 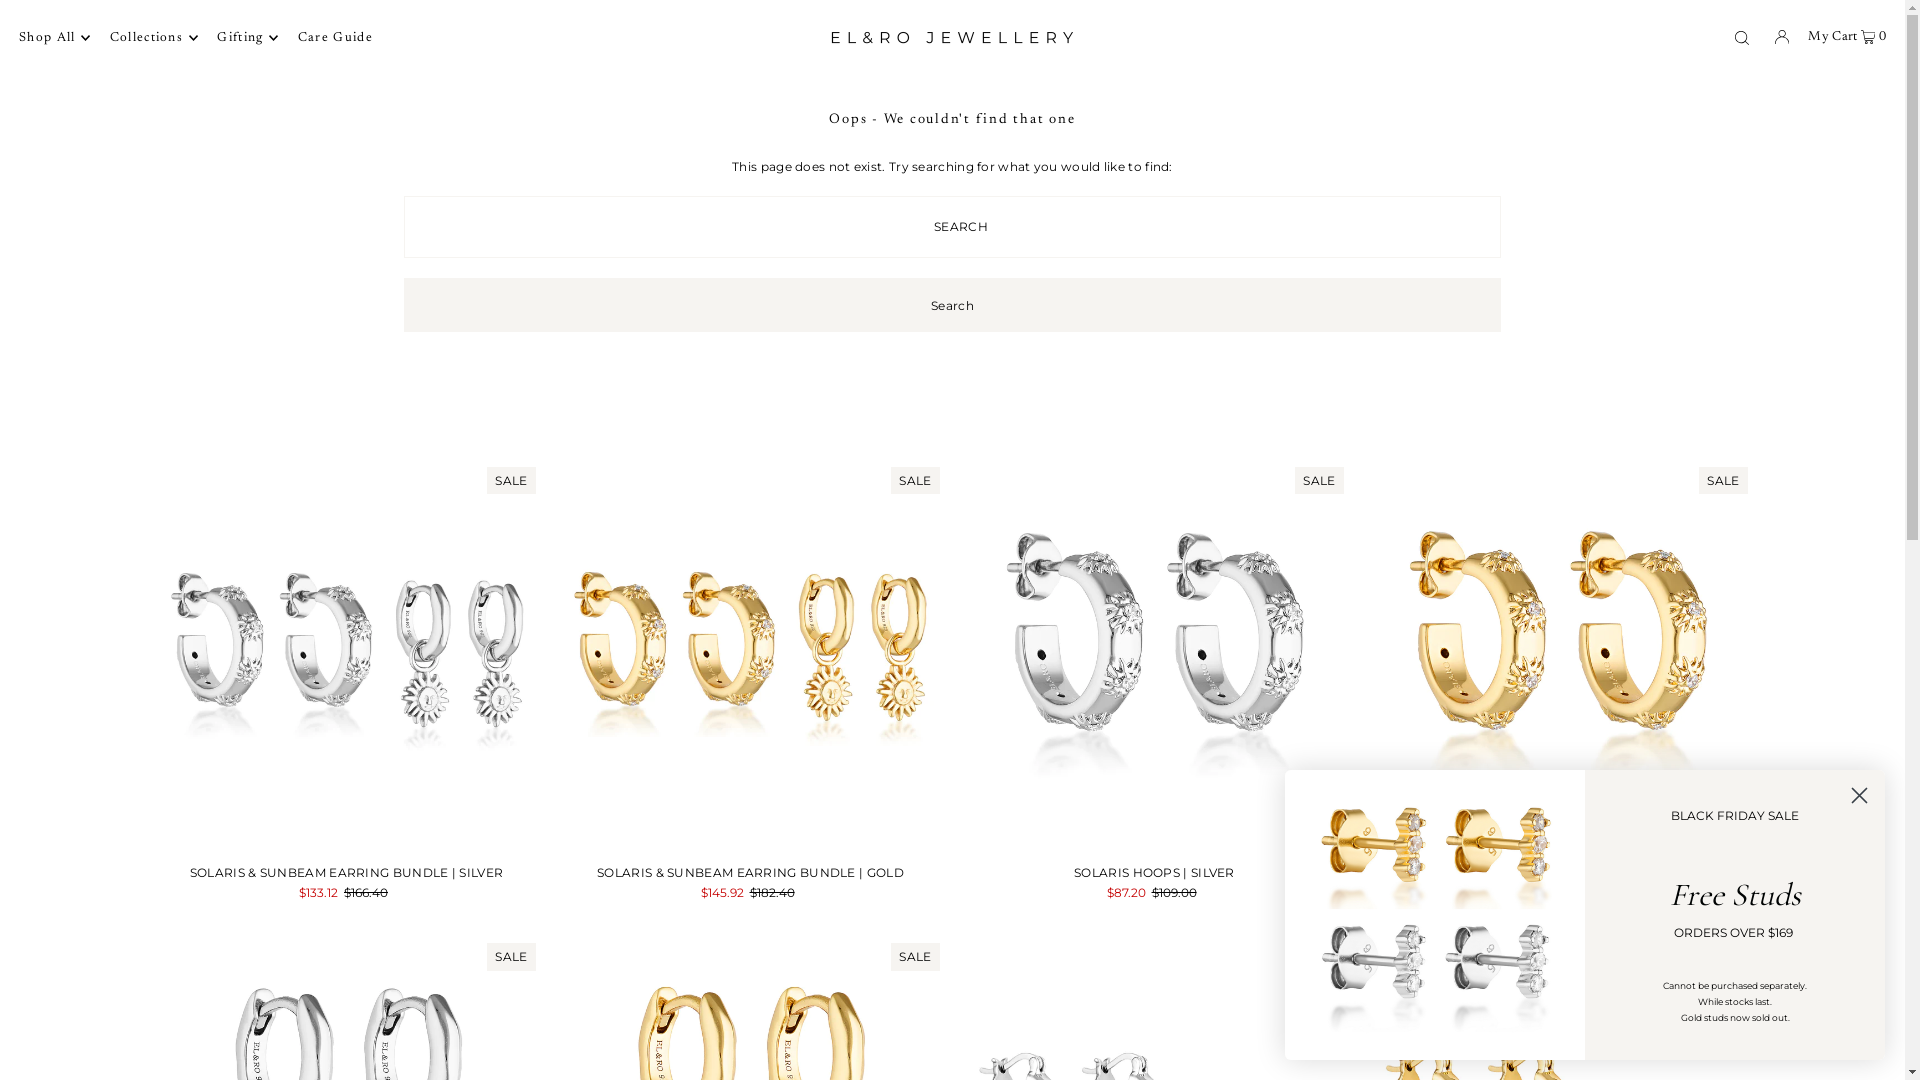 What do you see at coordinates (345, 871) in the screenshot?
I see `'SOLARIS & SUNBEAM EARRING BUNDLE | SILVER'` at bounding box center [345, 871].